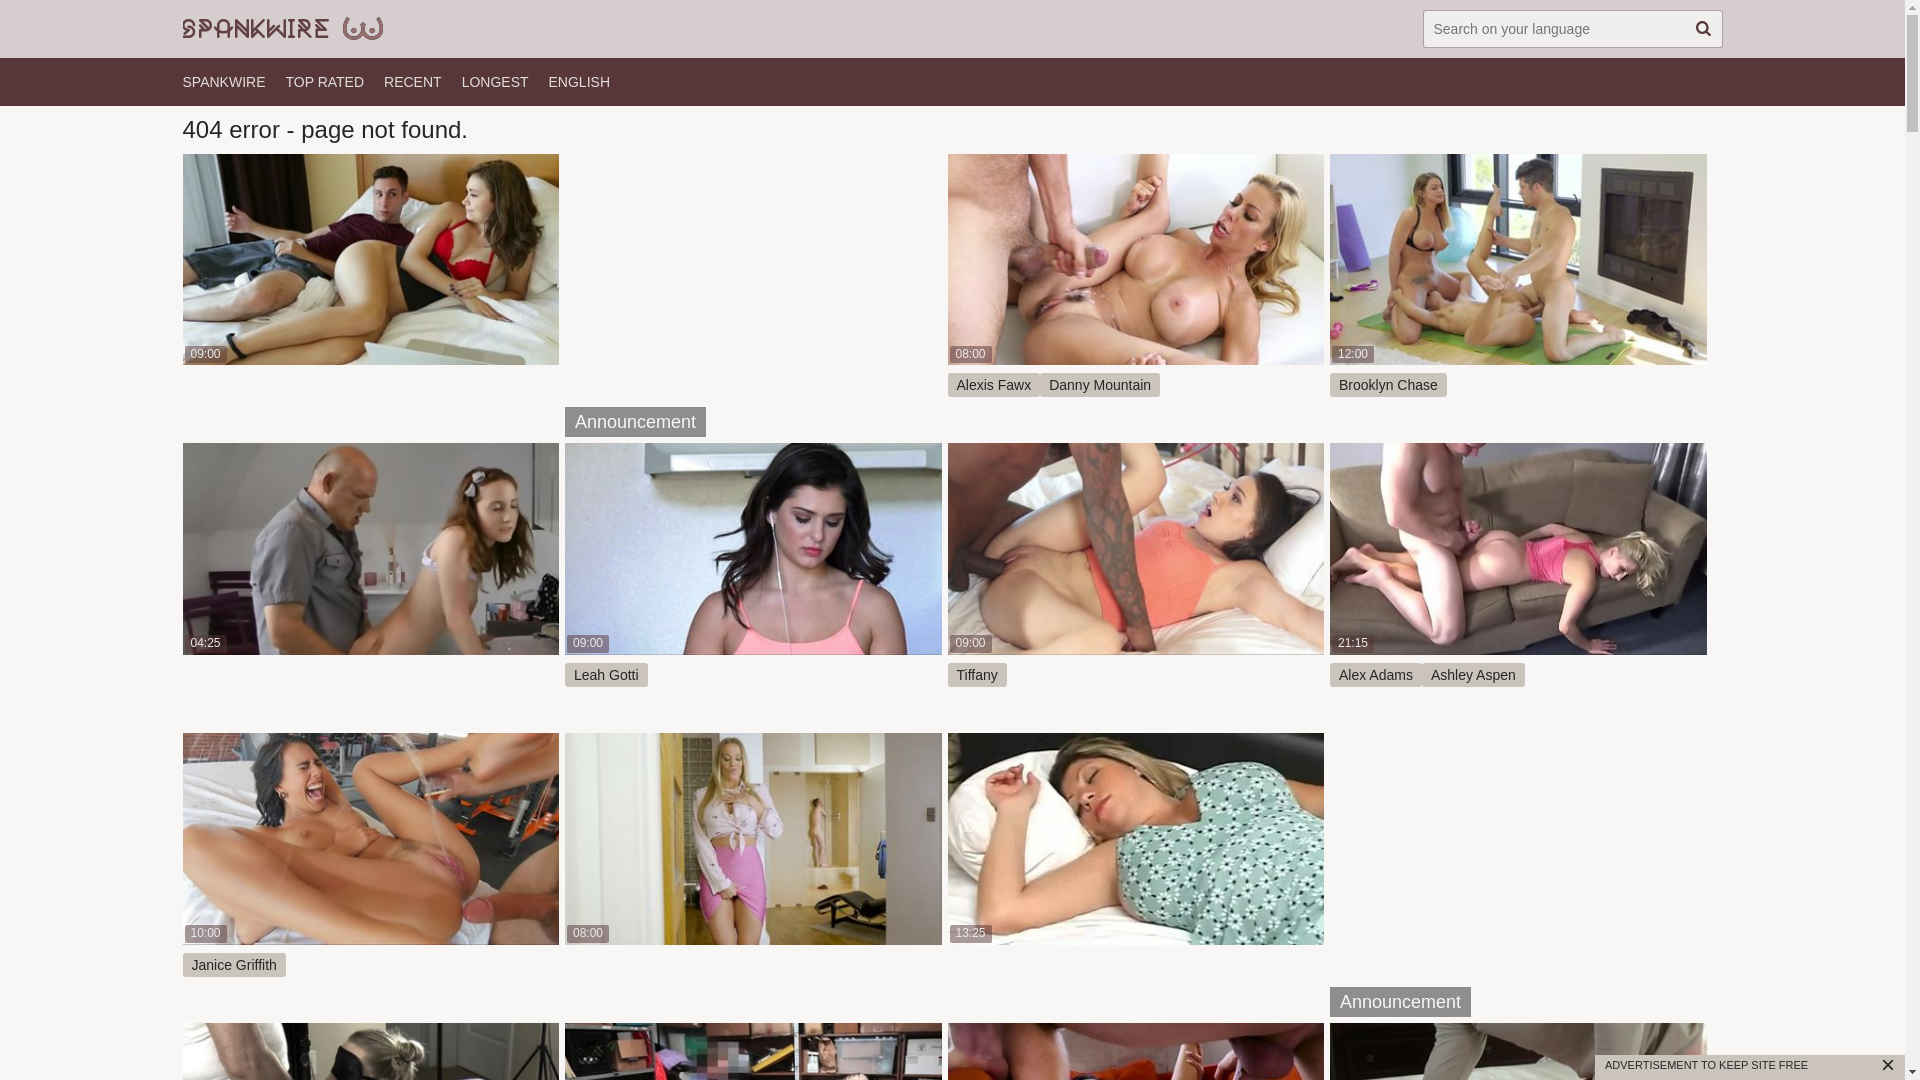 The height and width of the screenshot is (1080, 1920). I want to click on 'ENGLISH', so click(548, 80).